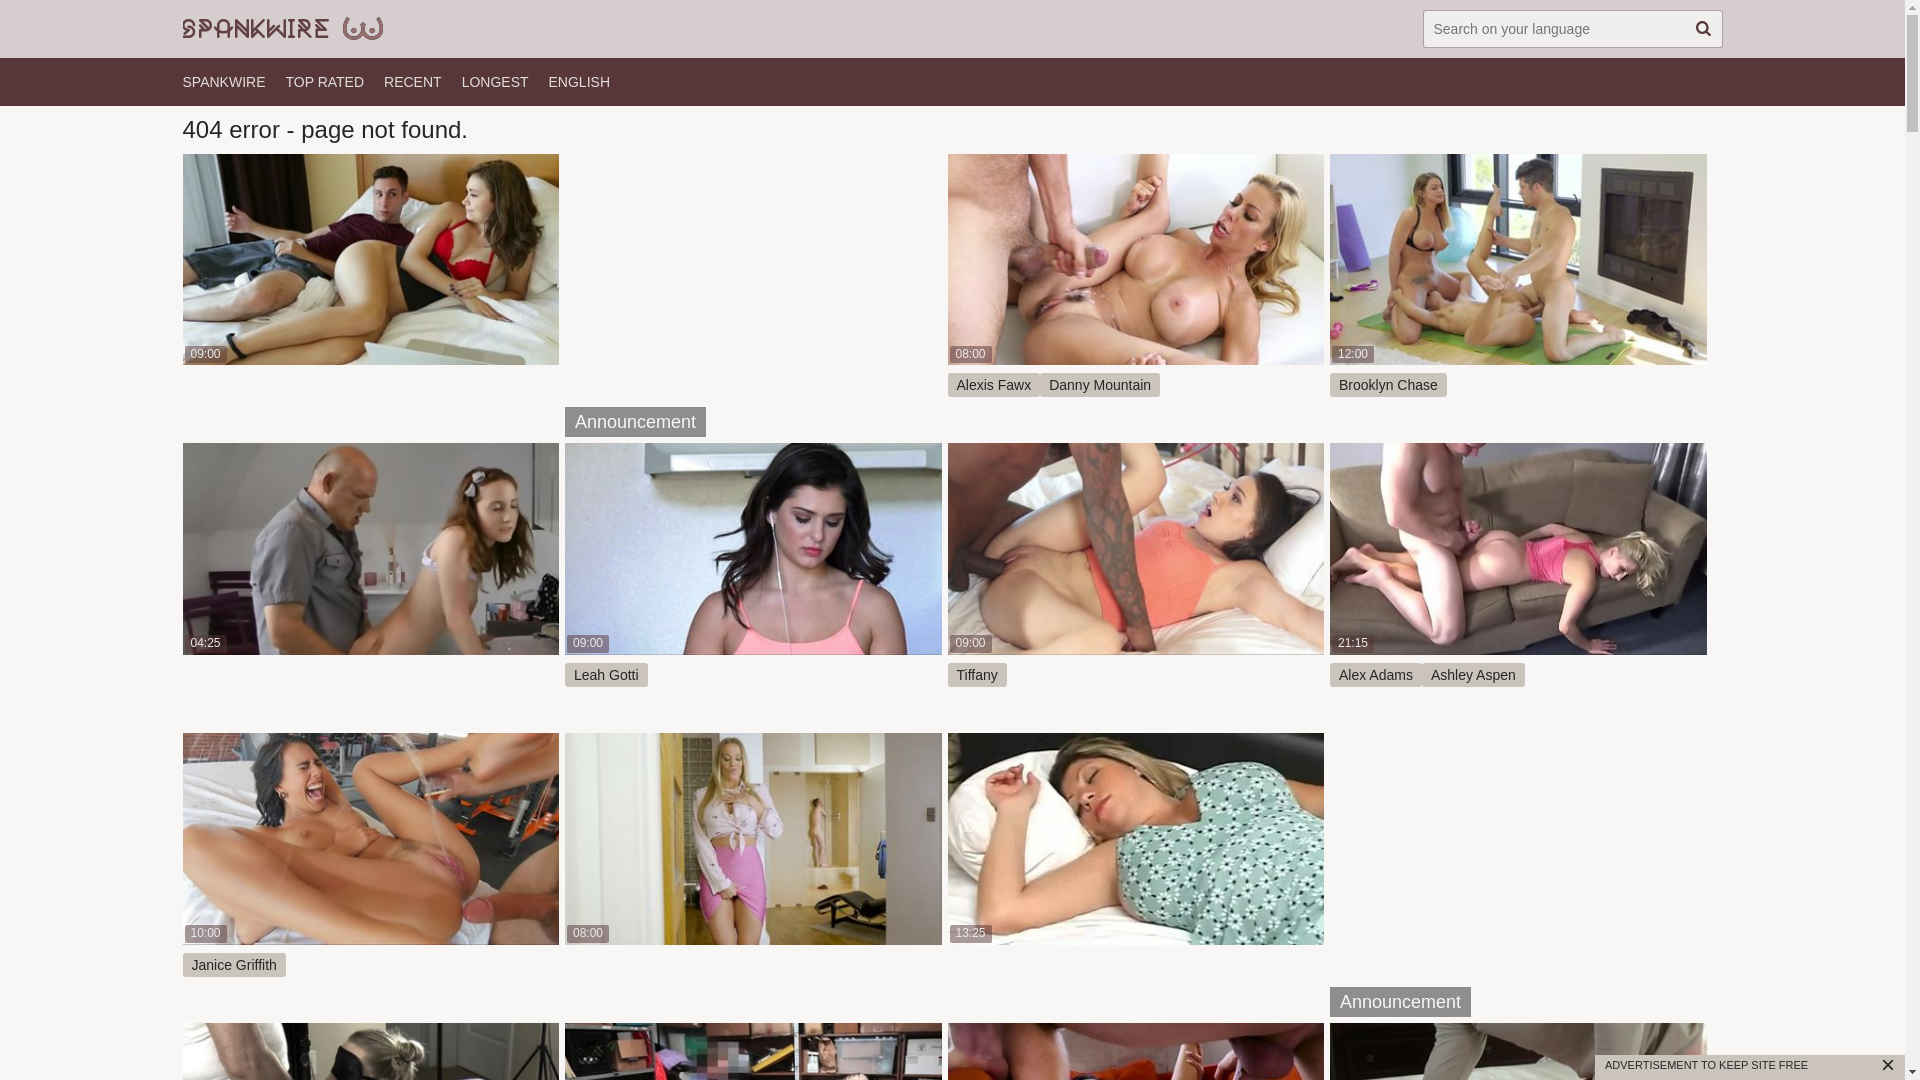 The height and width of the screenshot is (1080, 1920). I want to click on 'ENGLISH', so click(548, 80).